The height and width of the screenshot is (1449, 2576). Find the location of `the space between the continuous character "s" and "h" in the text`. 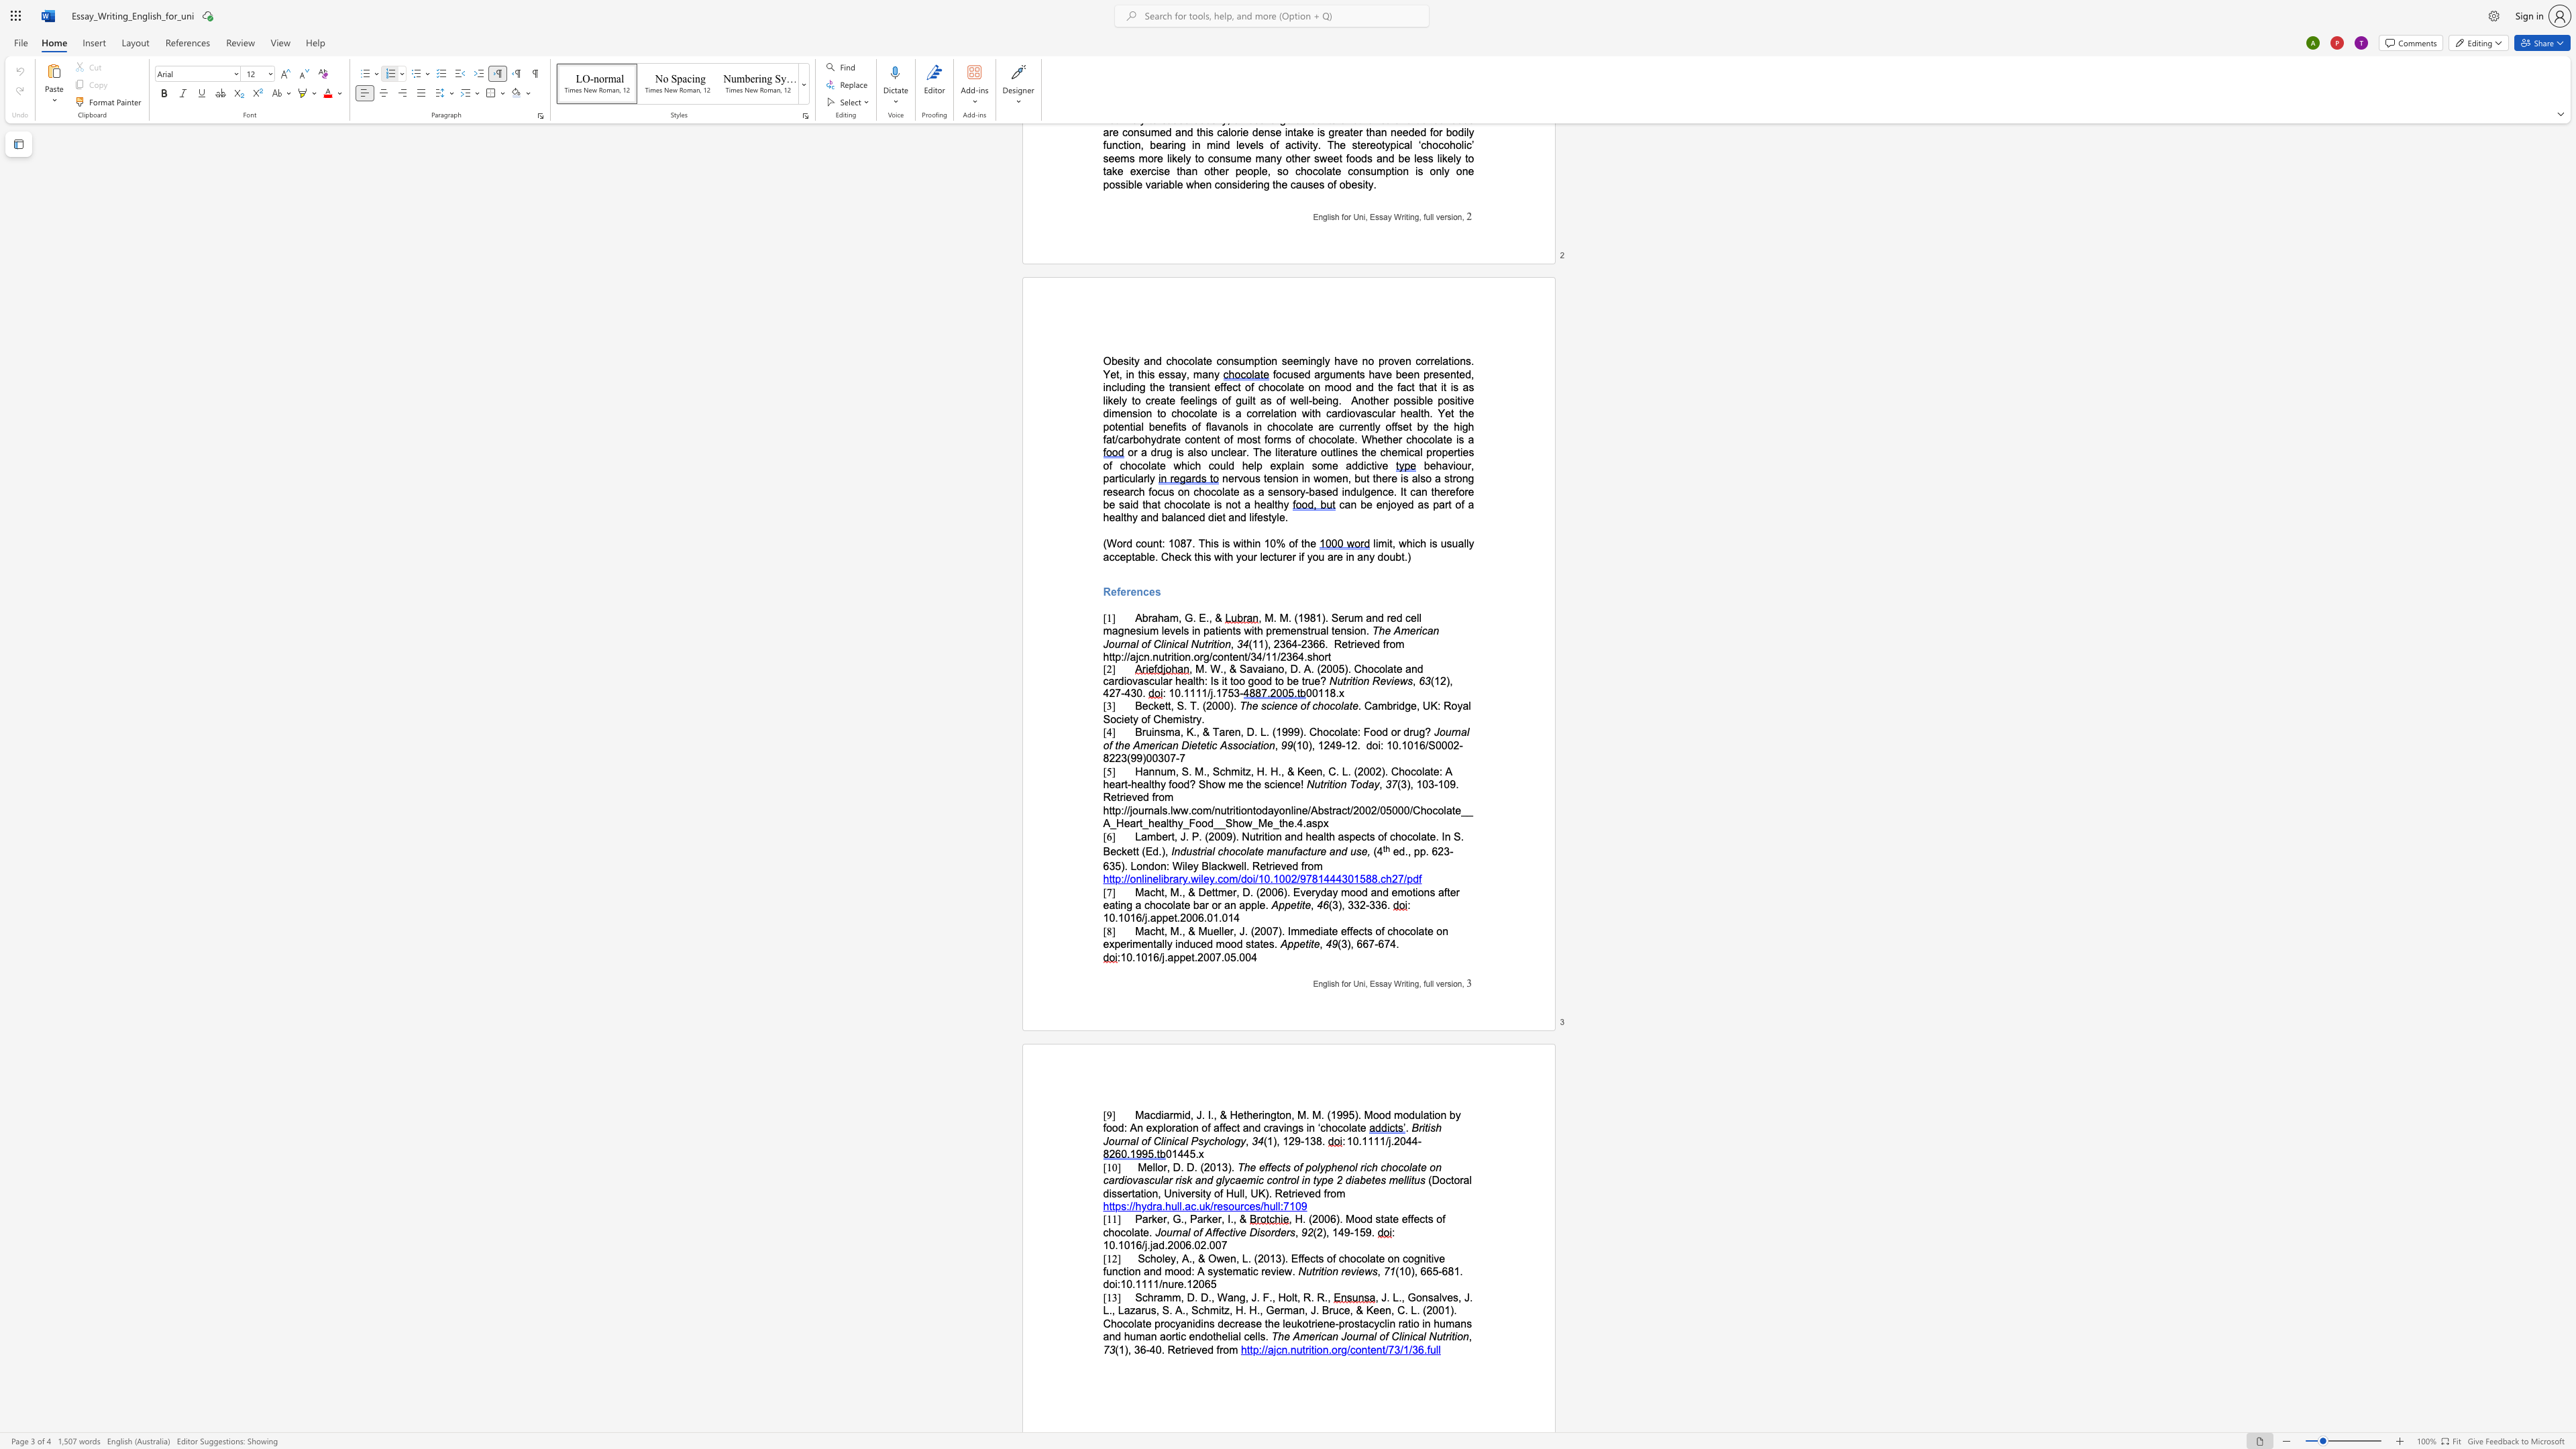

the space between the continuous character "s" and "h" in the text is located at coordinates (1335, 983).